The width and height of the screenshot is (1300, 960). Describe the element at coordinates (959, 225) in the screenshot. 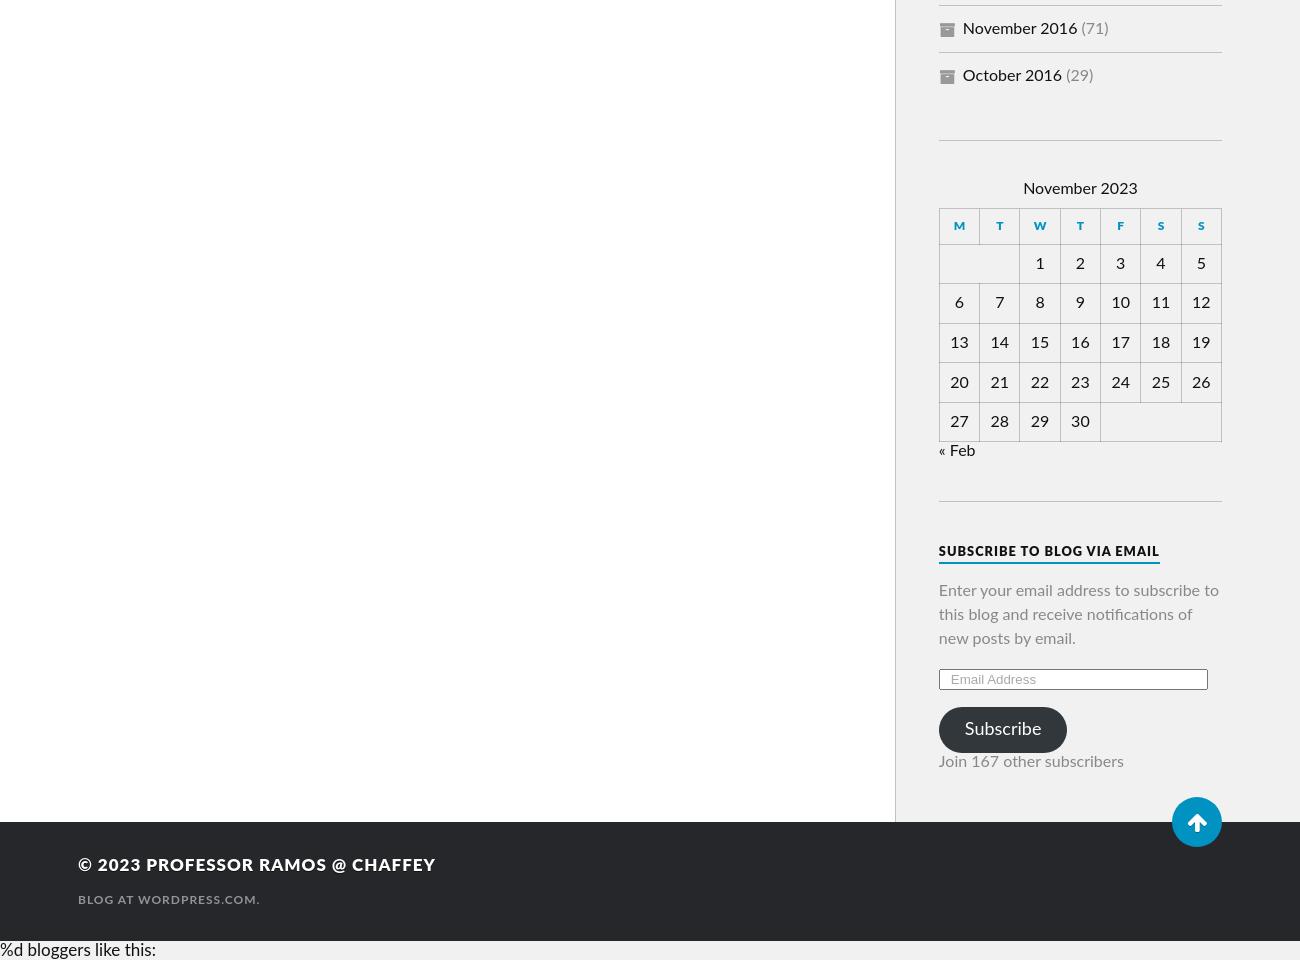

I see `'M'` at that location.